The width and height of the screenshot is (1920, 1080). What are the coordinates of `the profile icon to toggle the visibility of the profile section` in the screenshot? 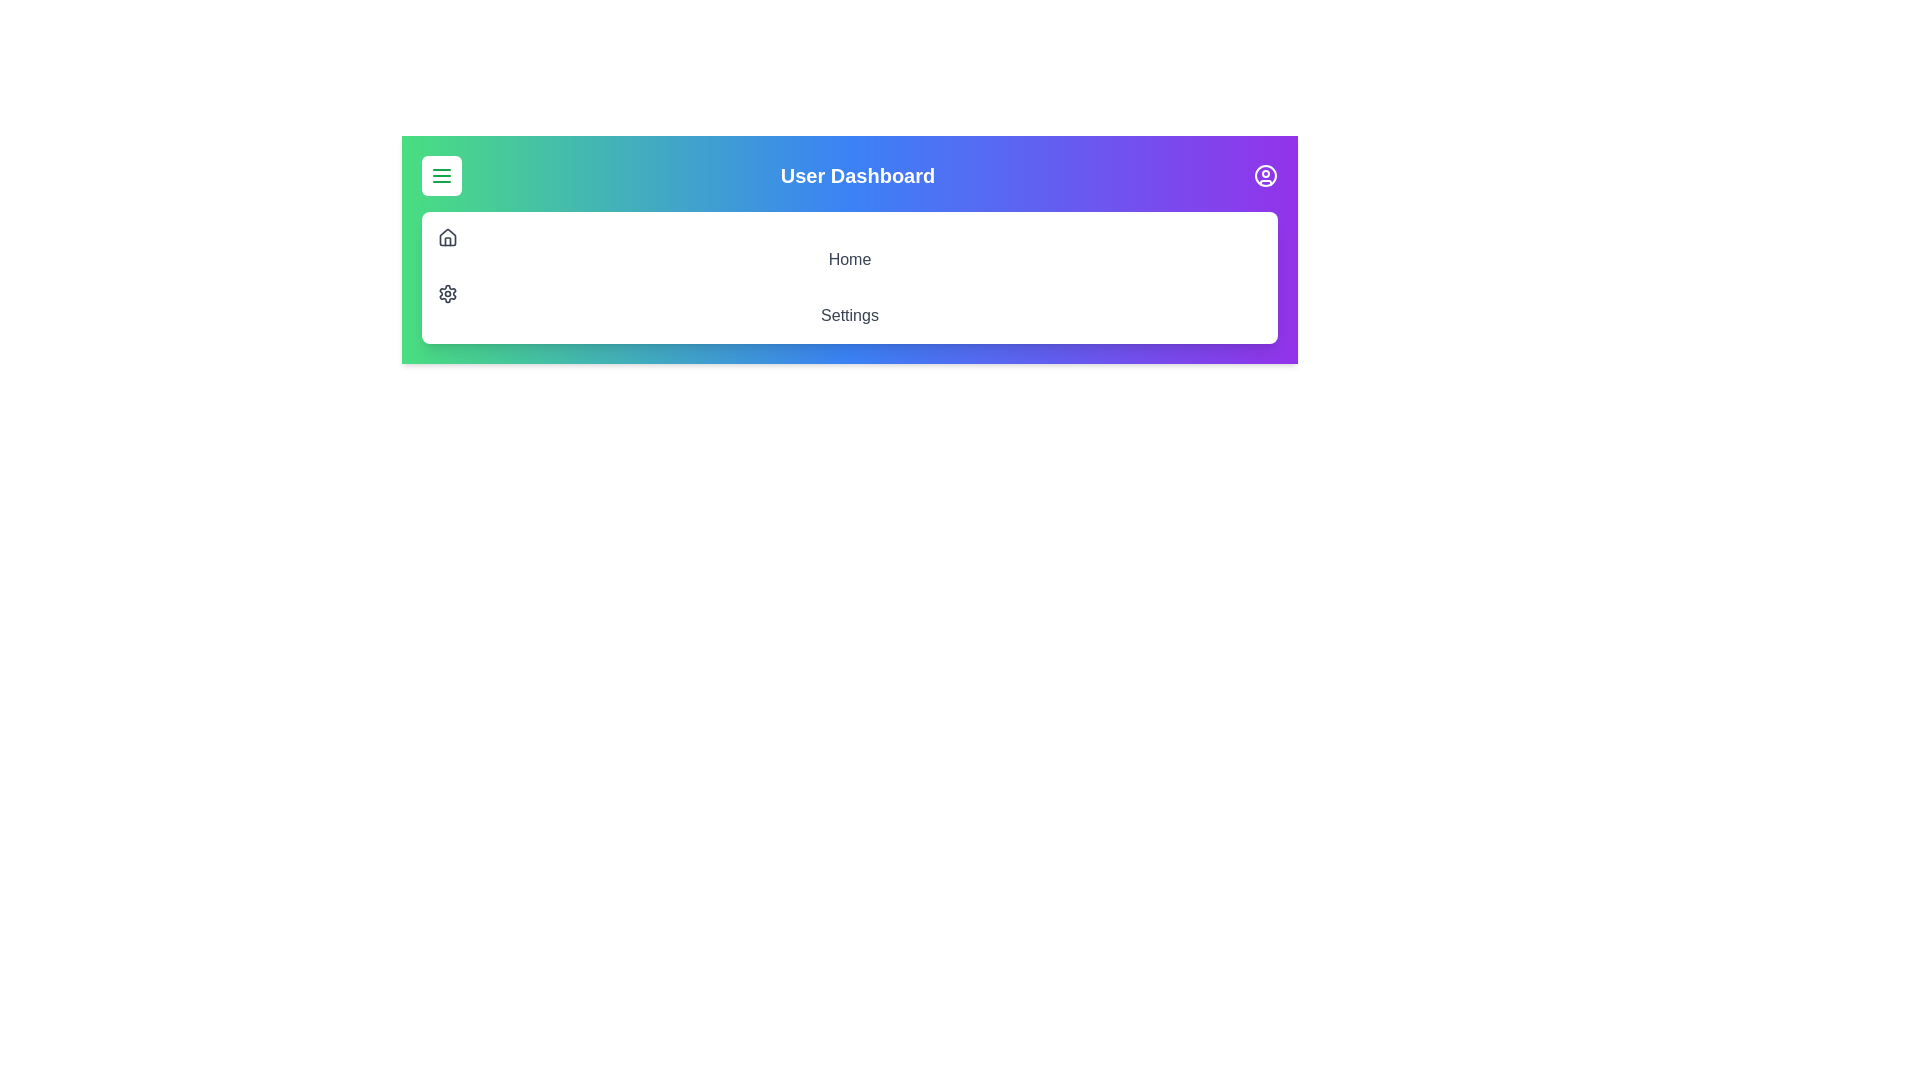 It's located at (1265, 175).